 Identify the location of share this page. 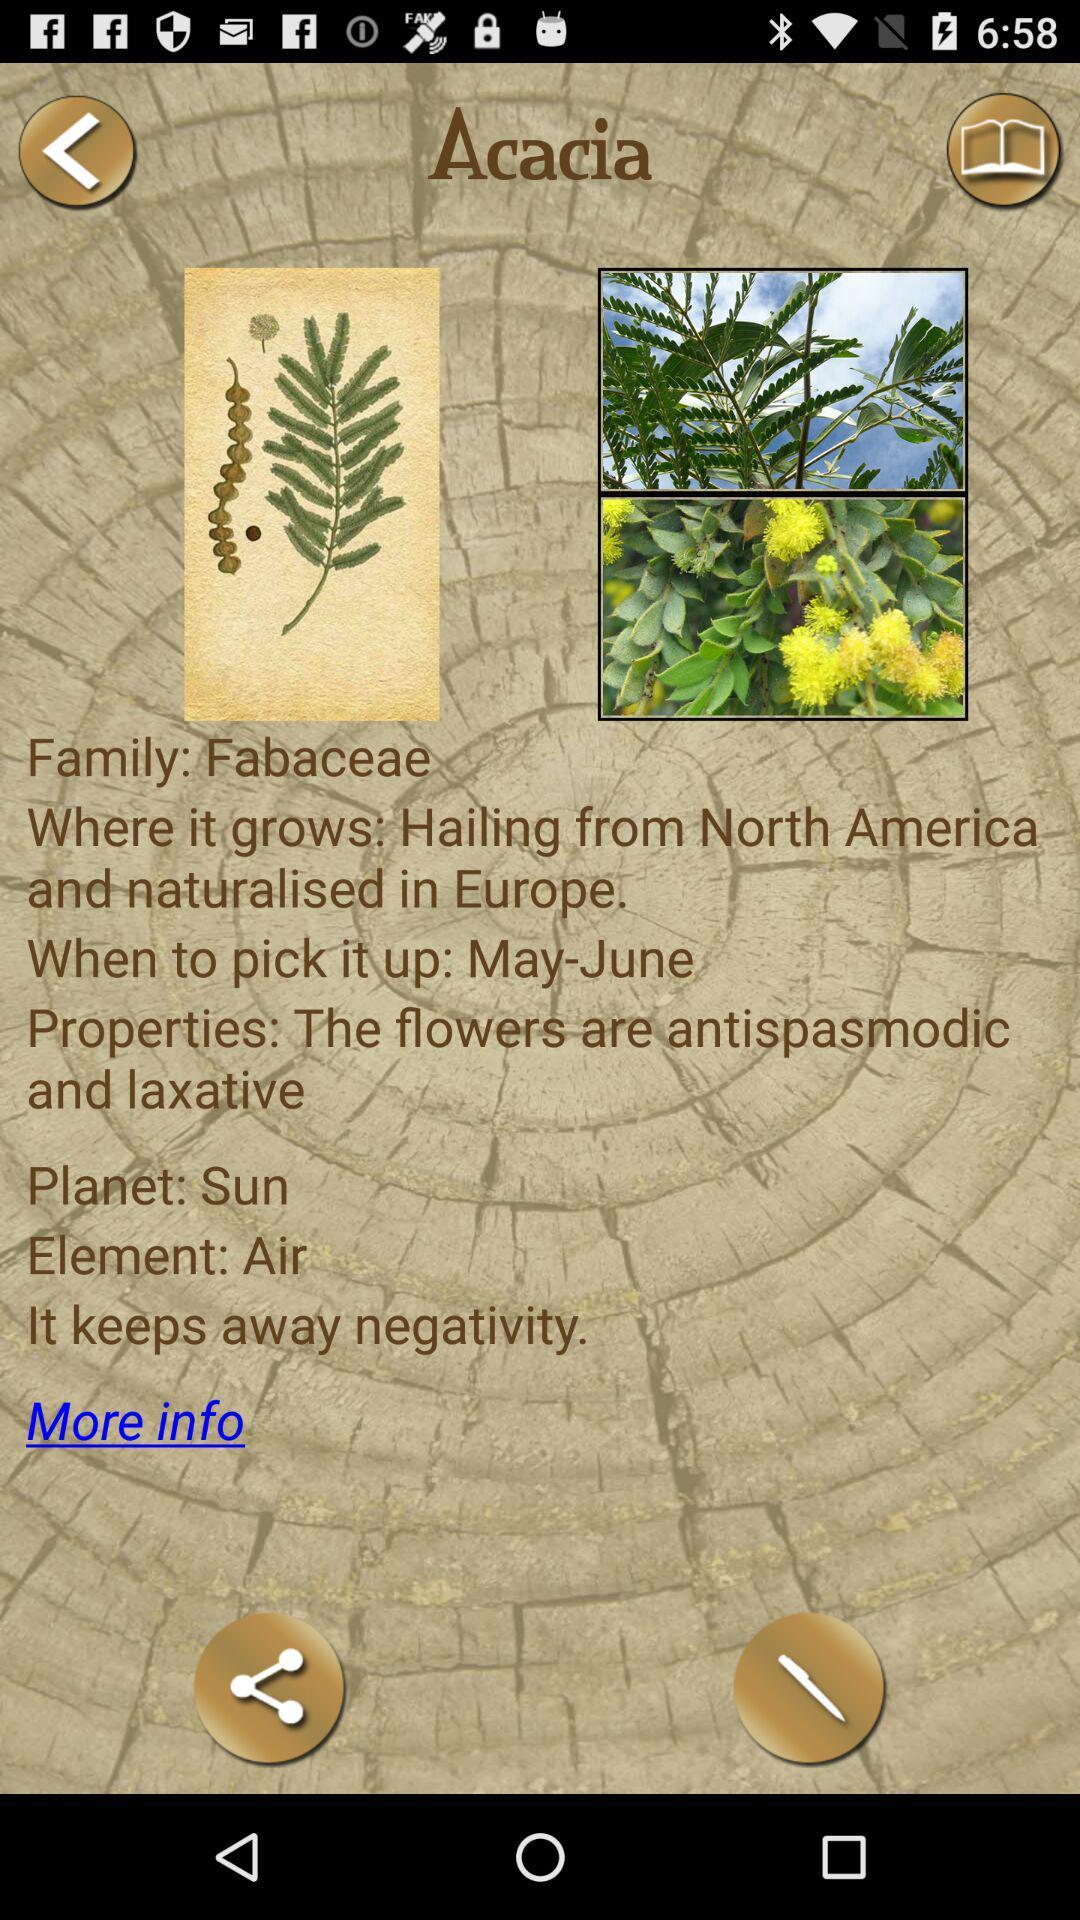
(270, 1688).